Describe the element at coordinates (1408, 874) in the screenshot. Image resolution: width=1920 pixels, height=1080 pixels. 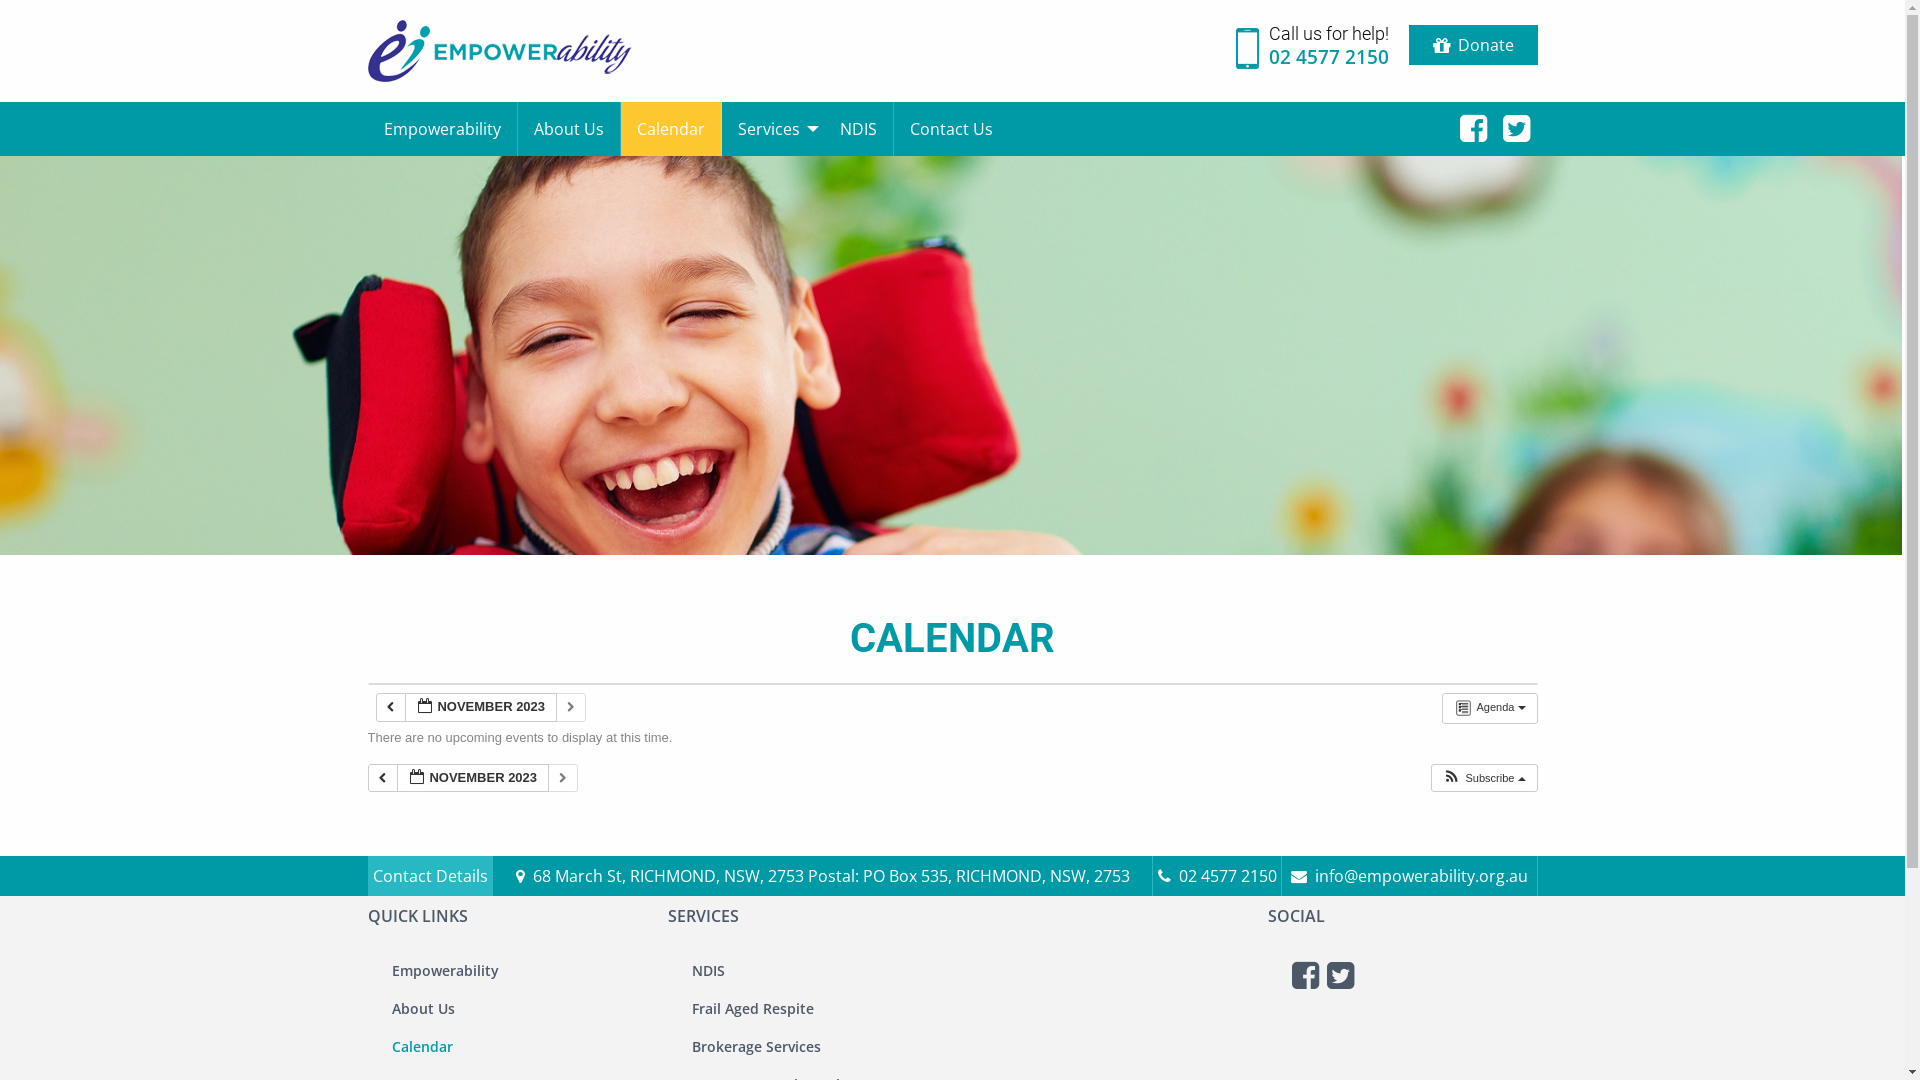
I see `'info@empowerability.org.au'` at that location.